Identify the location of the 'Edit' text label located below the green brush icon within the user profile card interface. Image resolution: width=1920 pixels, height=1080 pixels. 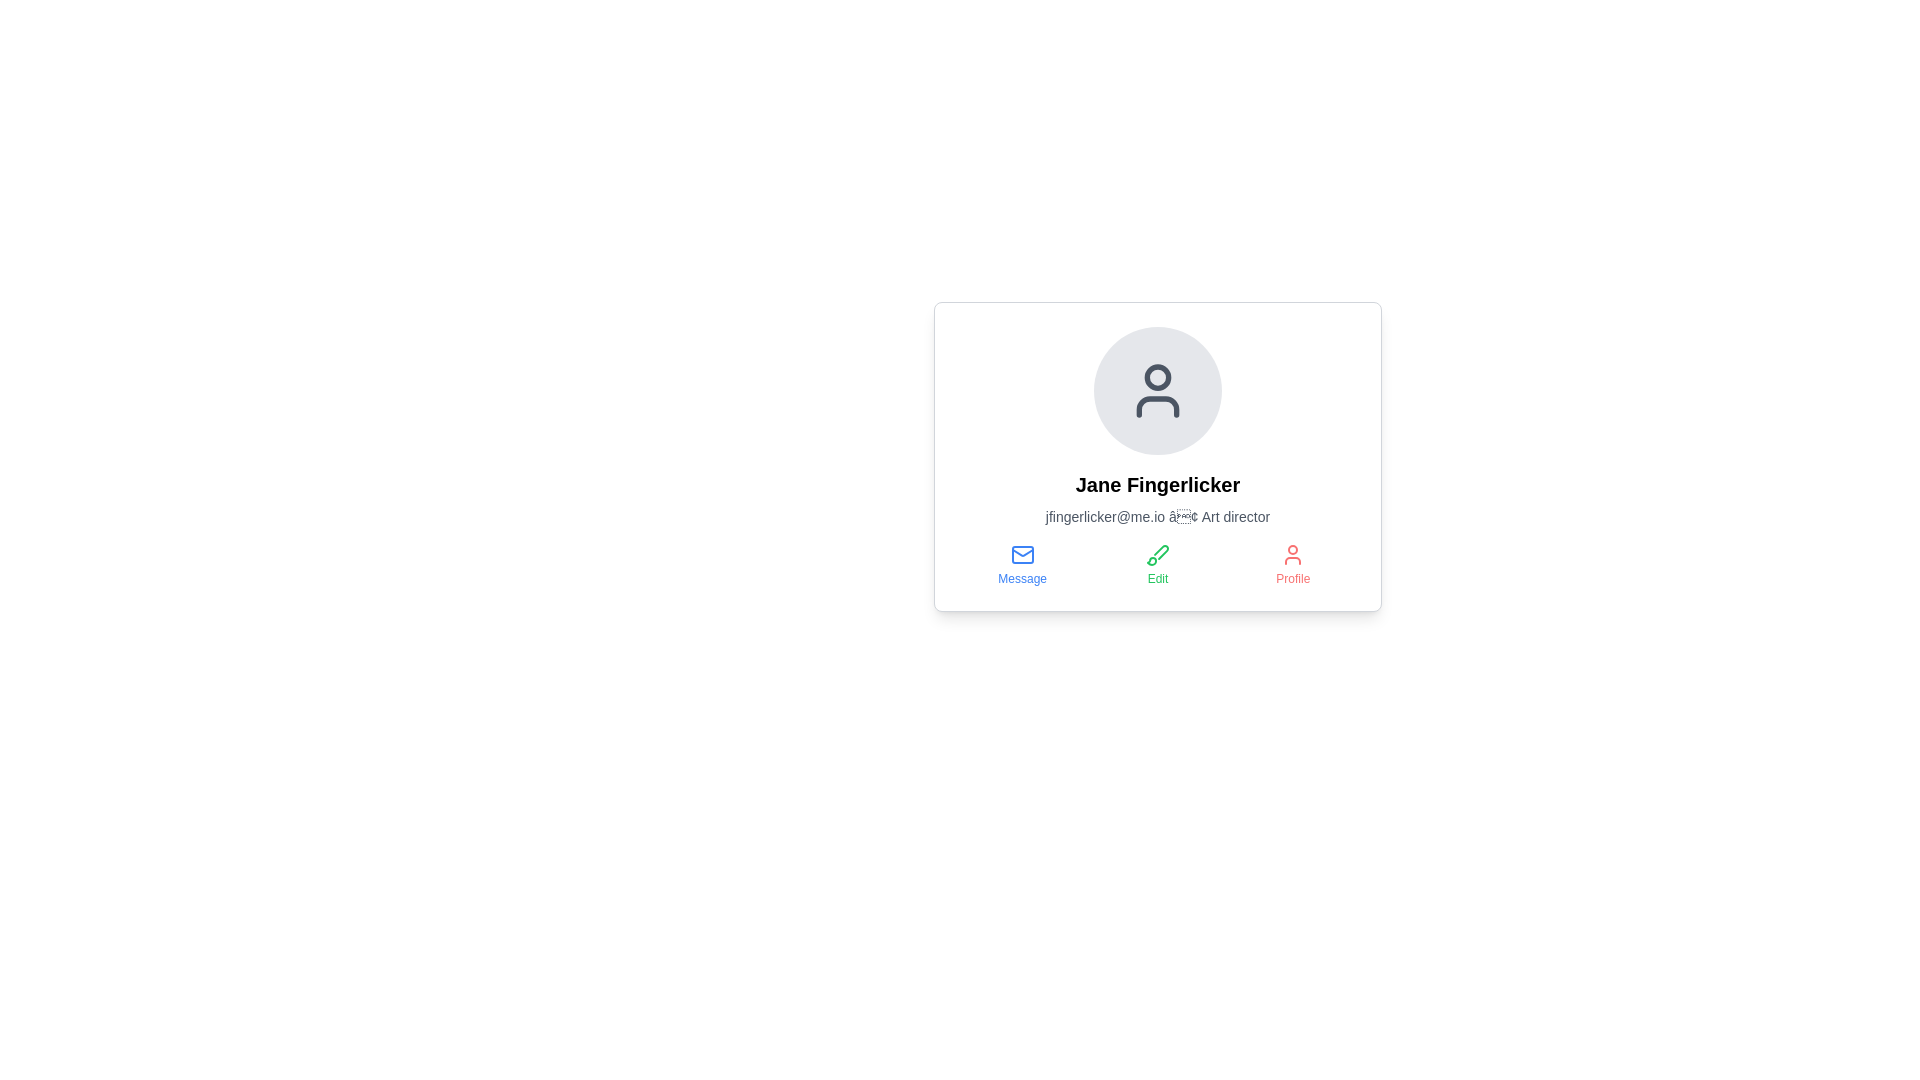
(1157, 578).